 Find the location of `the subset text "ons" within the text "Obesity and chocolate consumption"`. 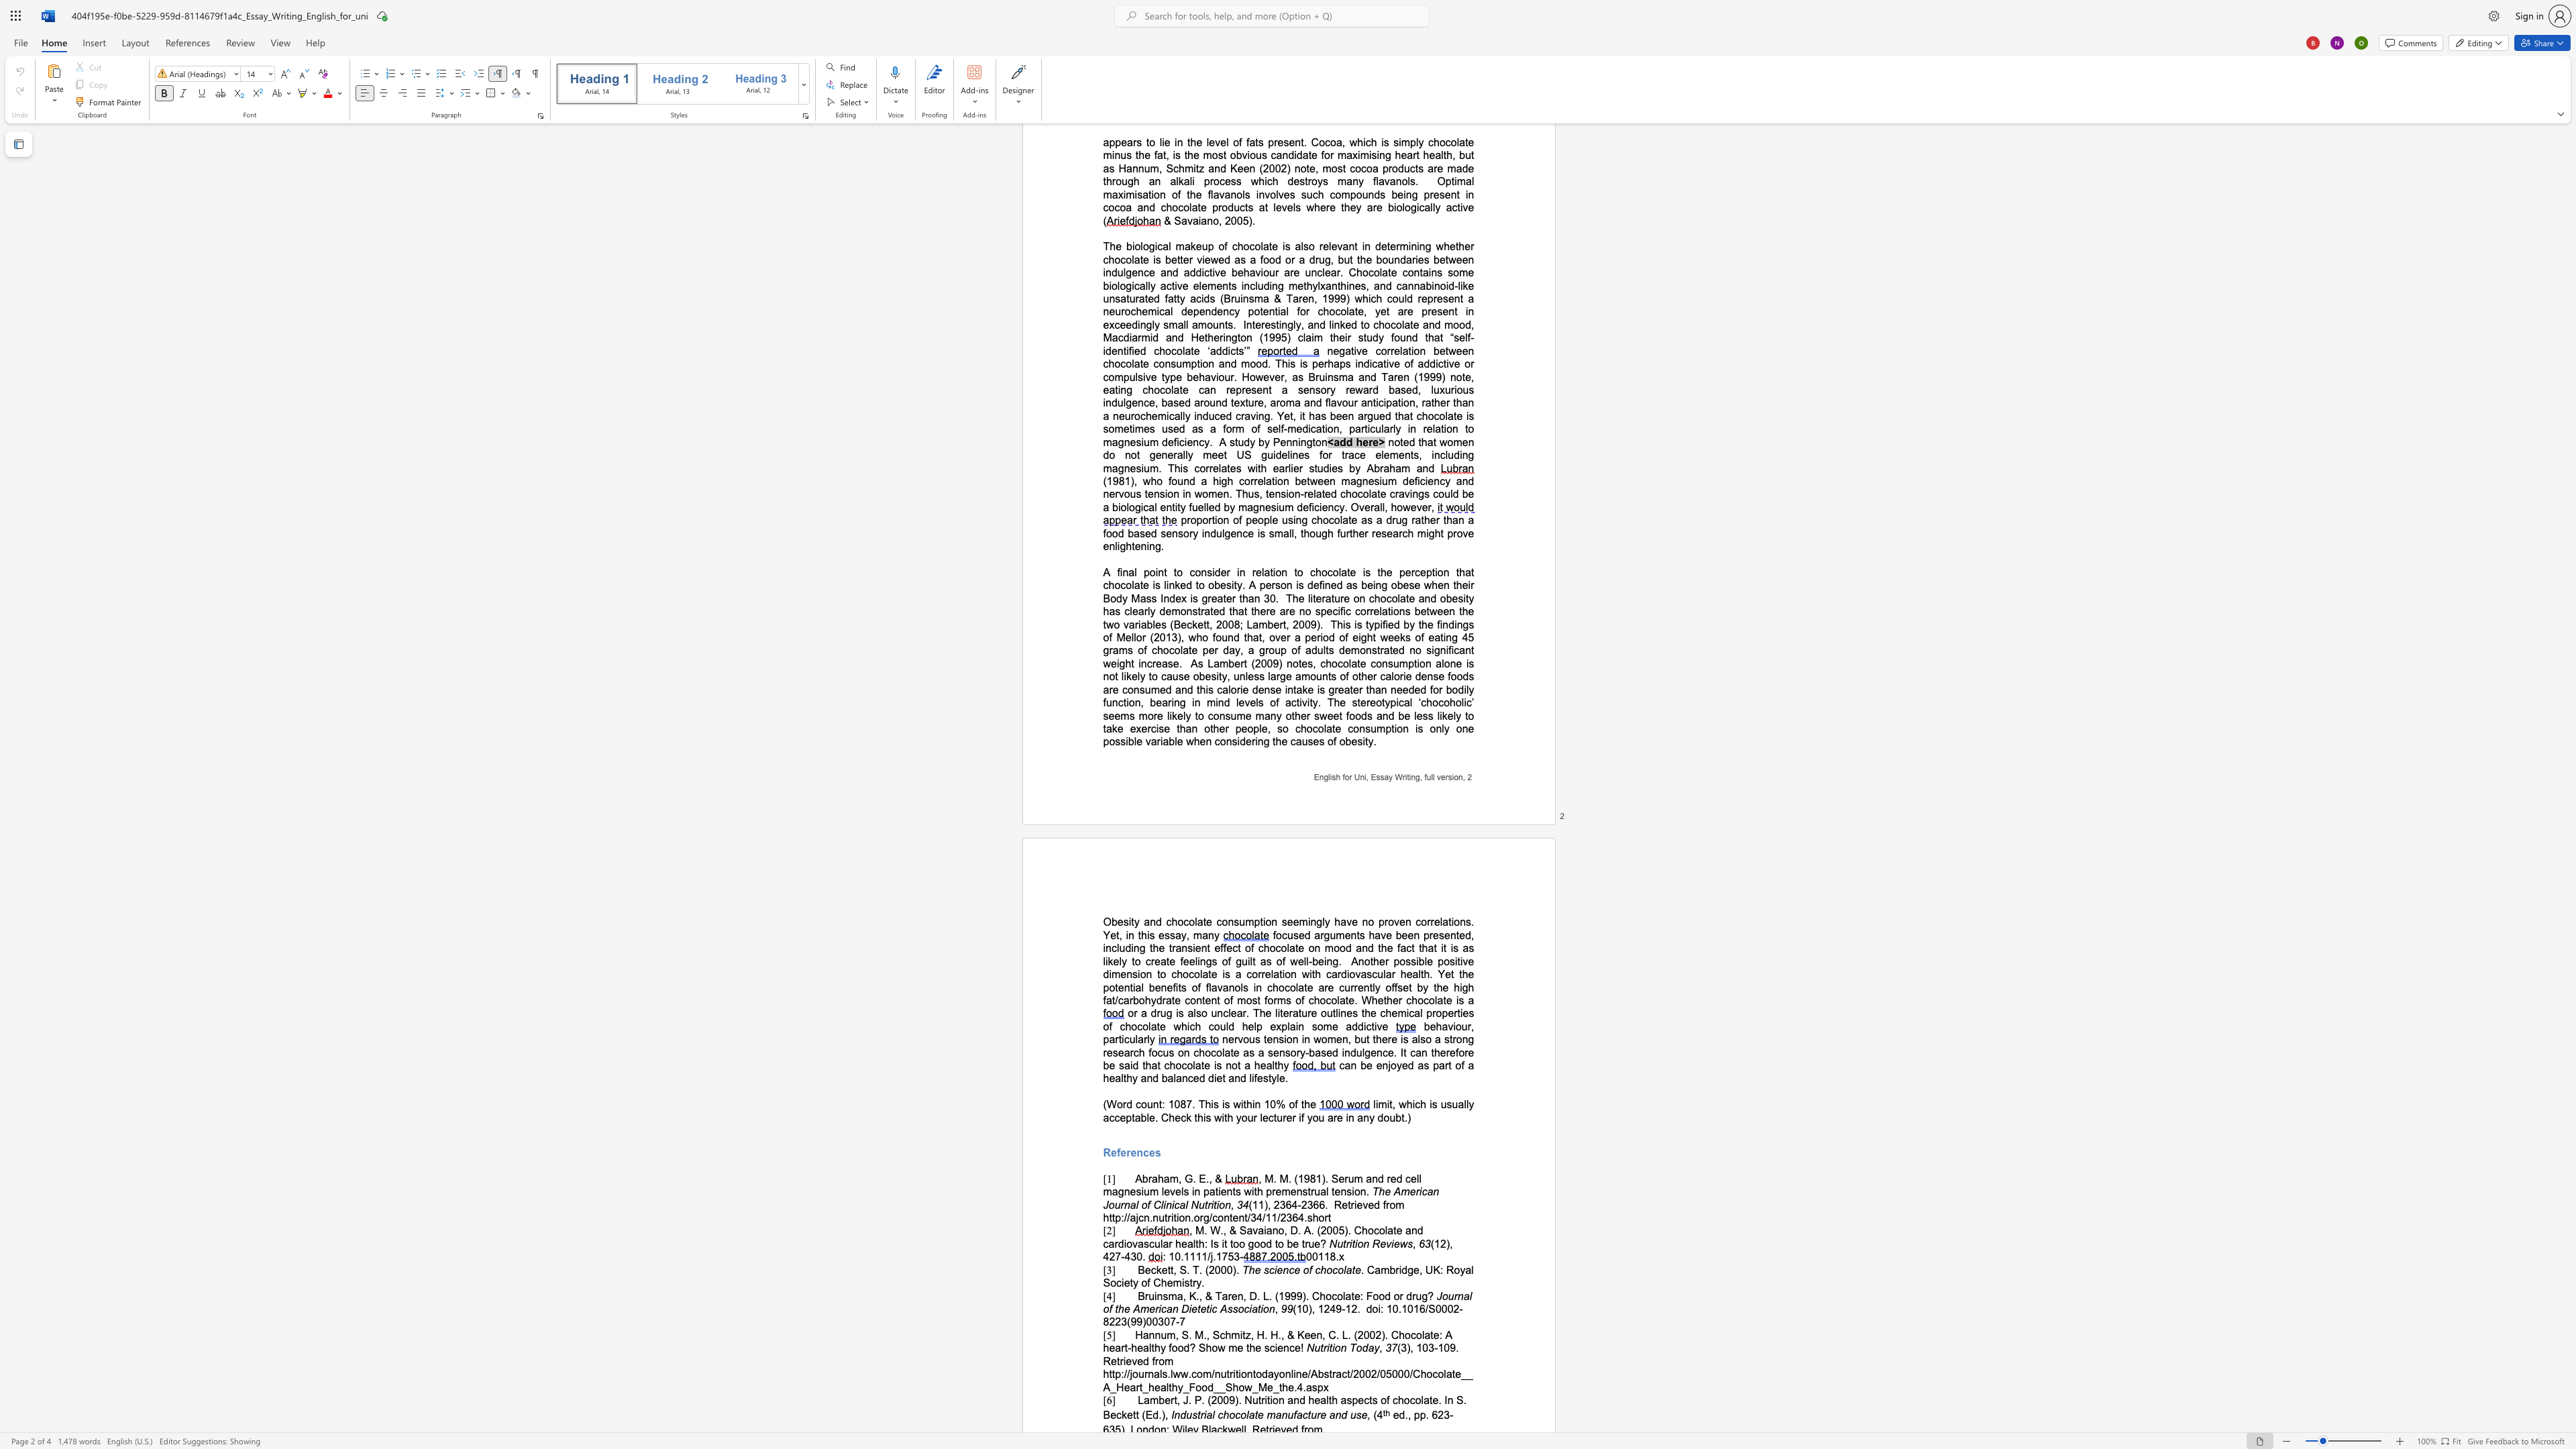

the subset text "ons" within the text "Obesity and chocolate consumption" is located at coordinates (1222, 920).